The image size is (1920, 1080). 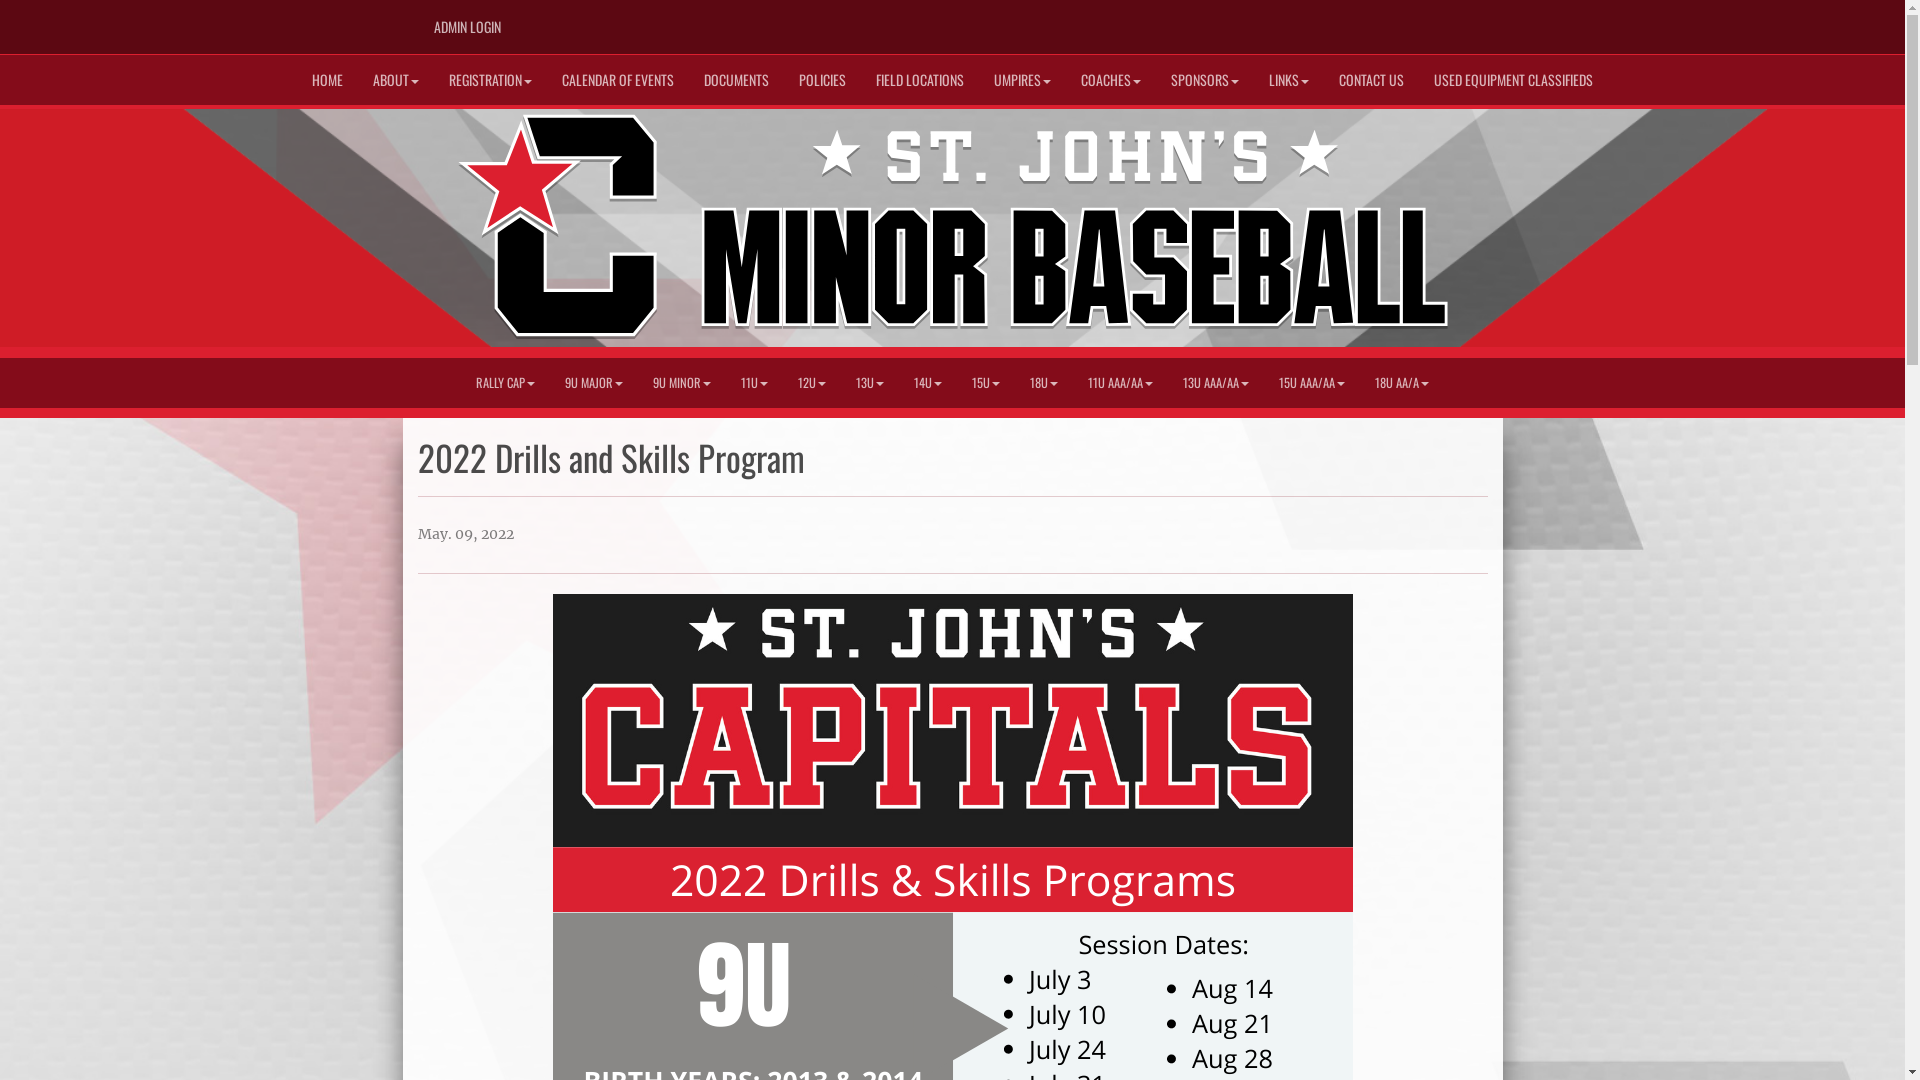 I want to click on 'HOME', so click(x=327, y=79).